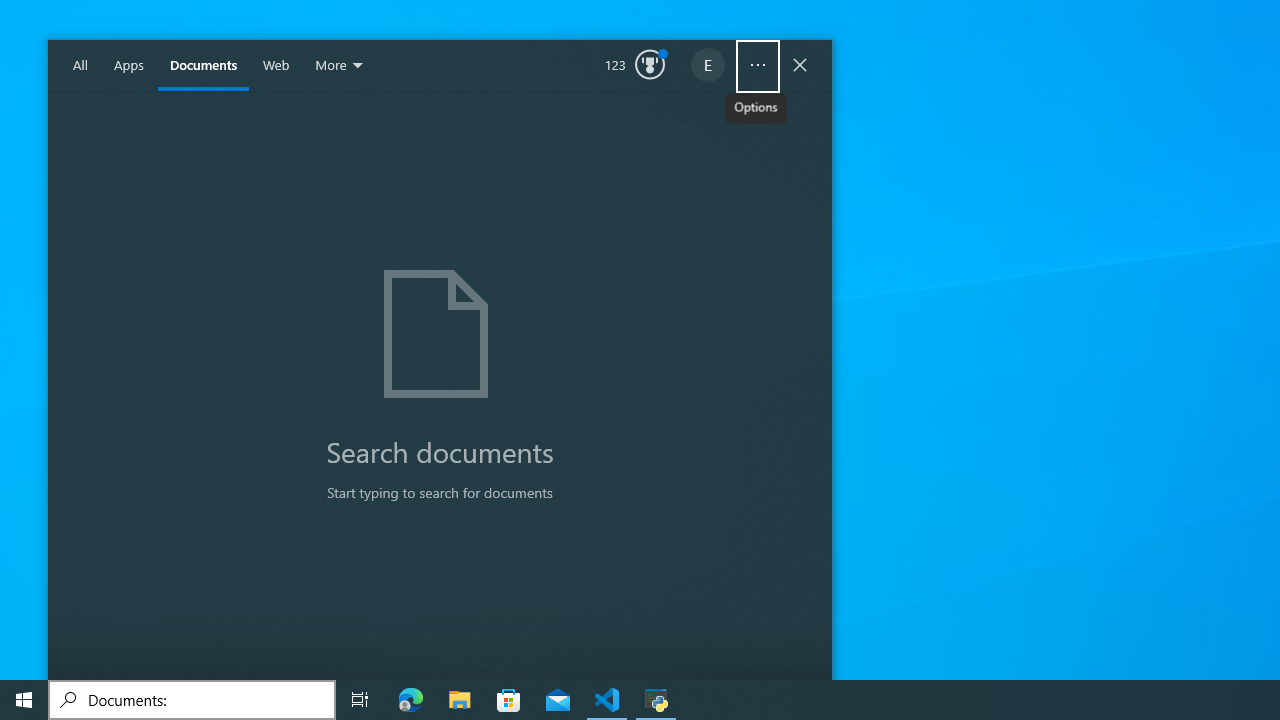  What do you see at coordinates (757, 65) in the screenshot?
I see `'Options'` at bounding box center [757, 65].